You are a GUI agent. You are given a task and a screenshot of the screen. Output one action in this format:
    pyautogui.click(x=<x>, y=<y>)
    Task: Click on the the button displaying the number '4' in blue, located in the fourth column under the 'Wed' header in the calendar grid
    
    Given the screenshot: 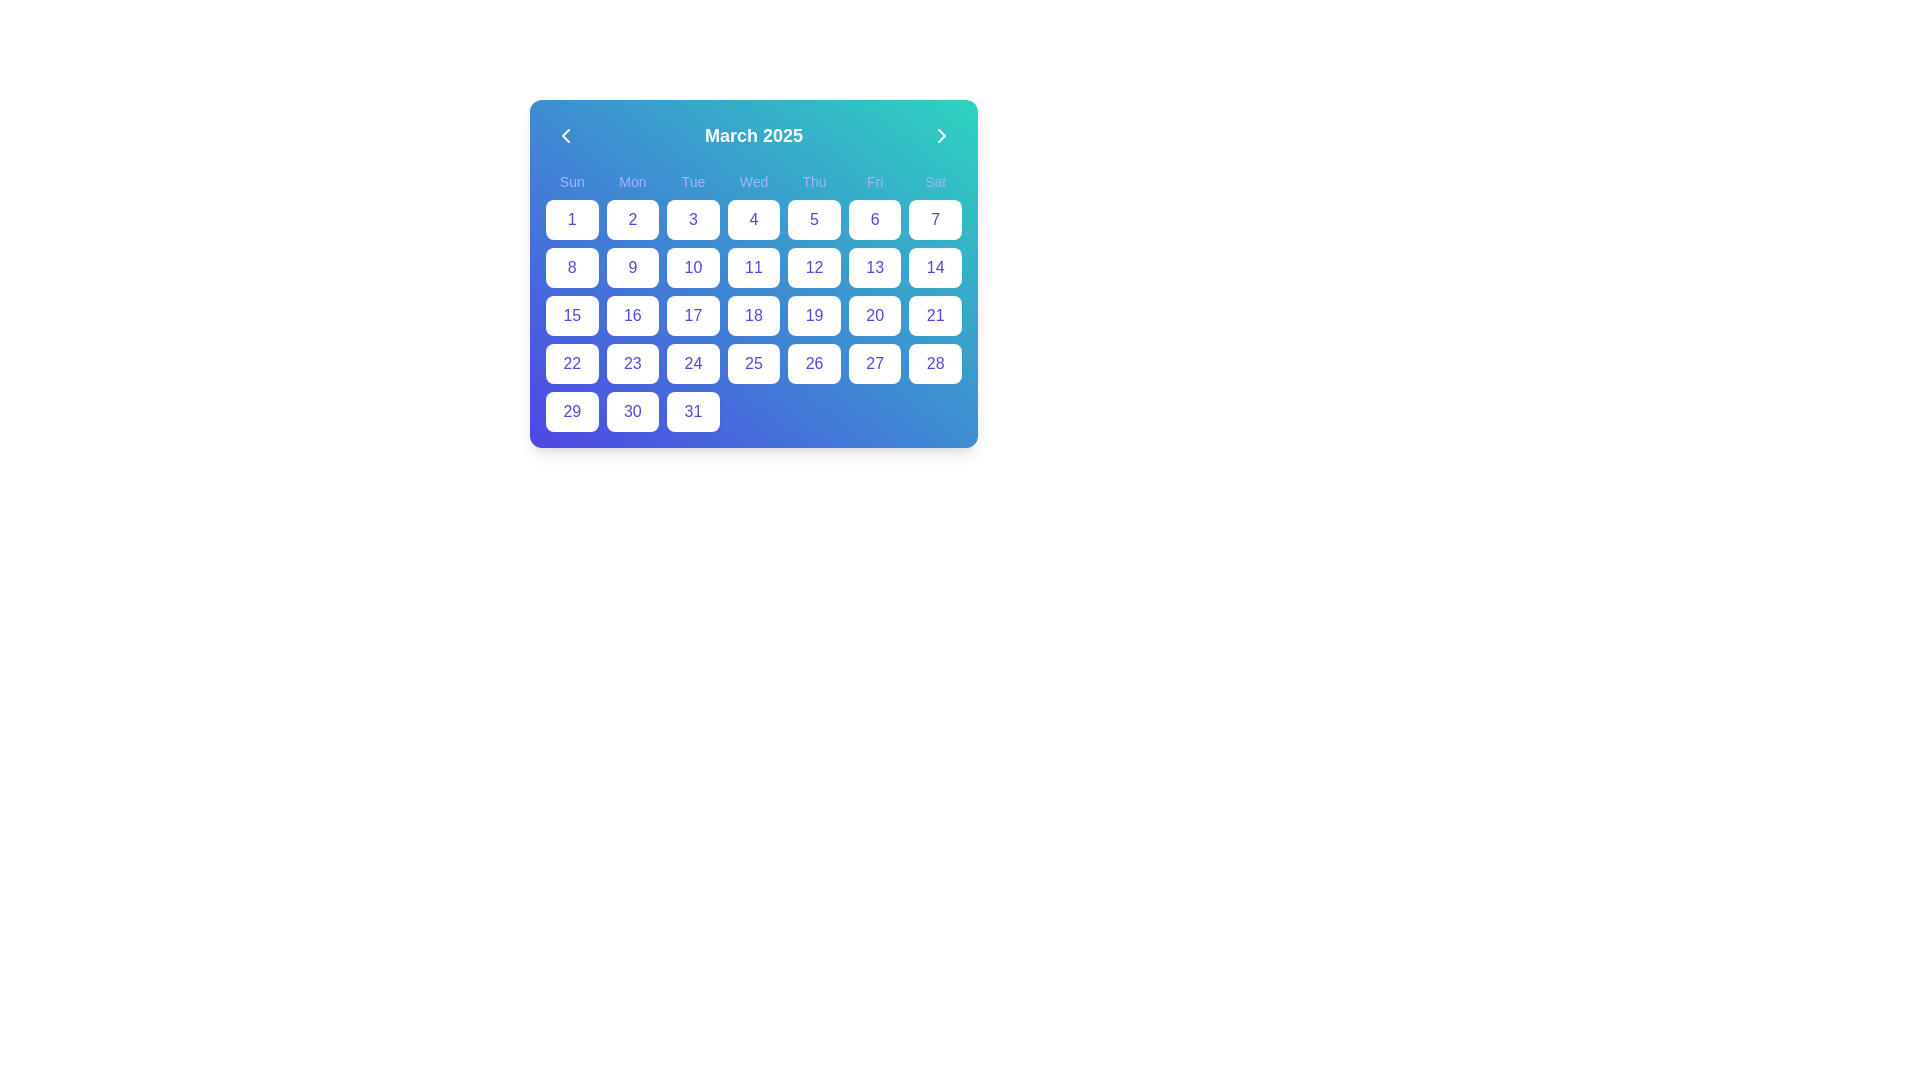 What is the action you would take?
    pyautogui.click(x=752, y=219)
    